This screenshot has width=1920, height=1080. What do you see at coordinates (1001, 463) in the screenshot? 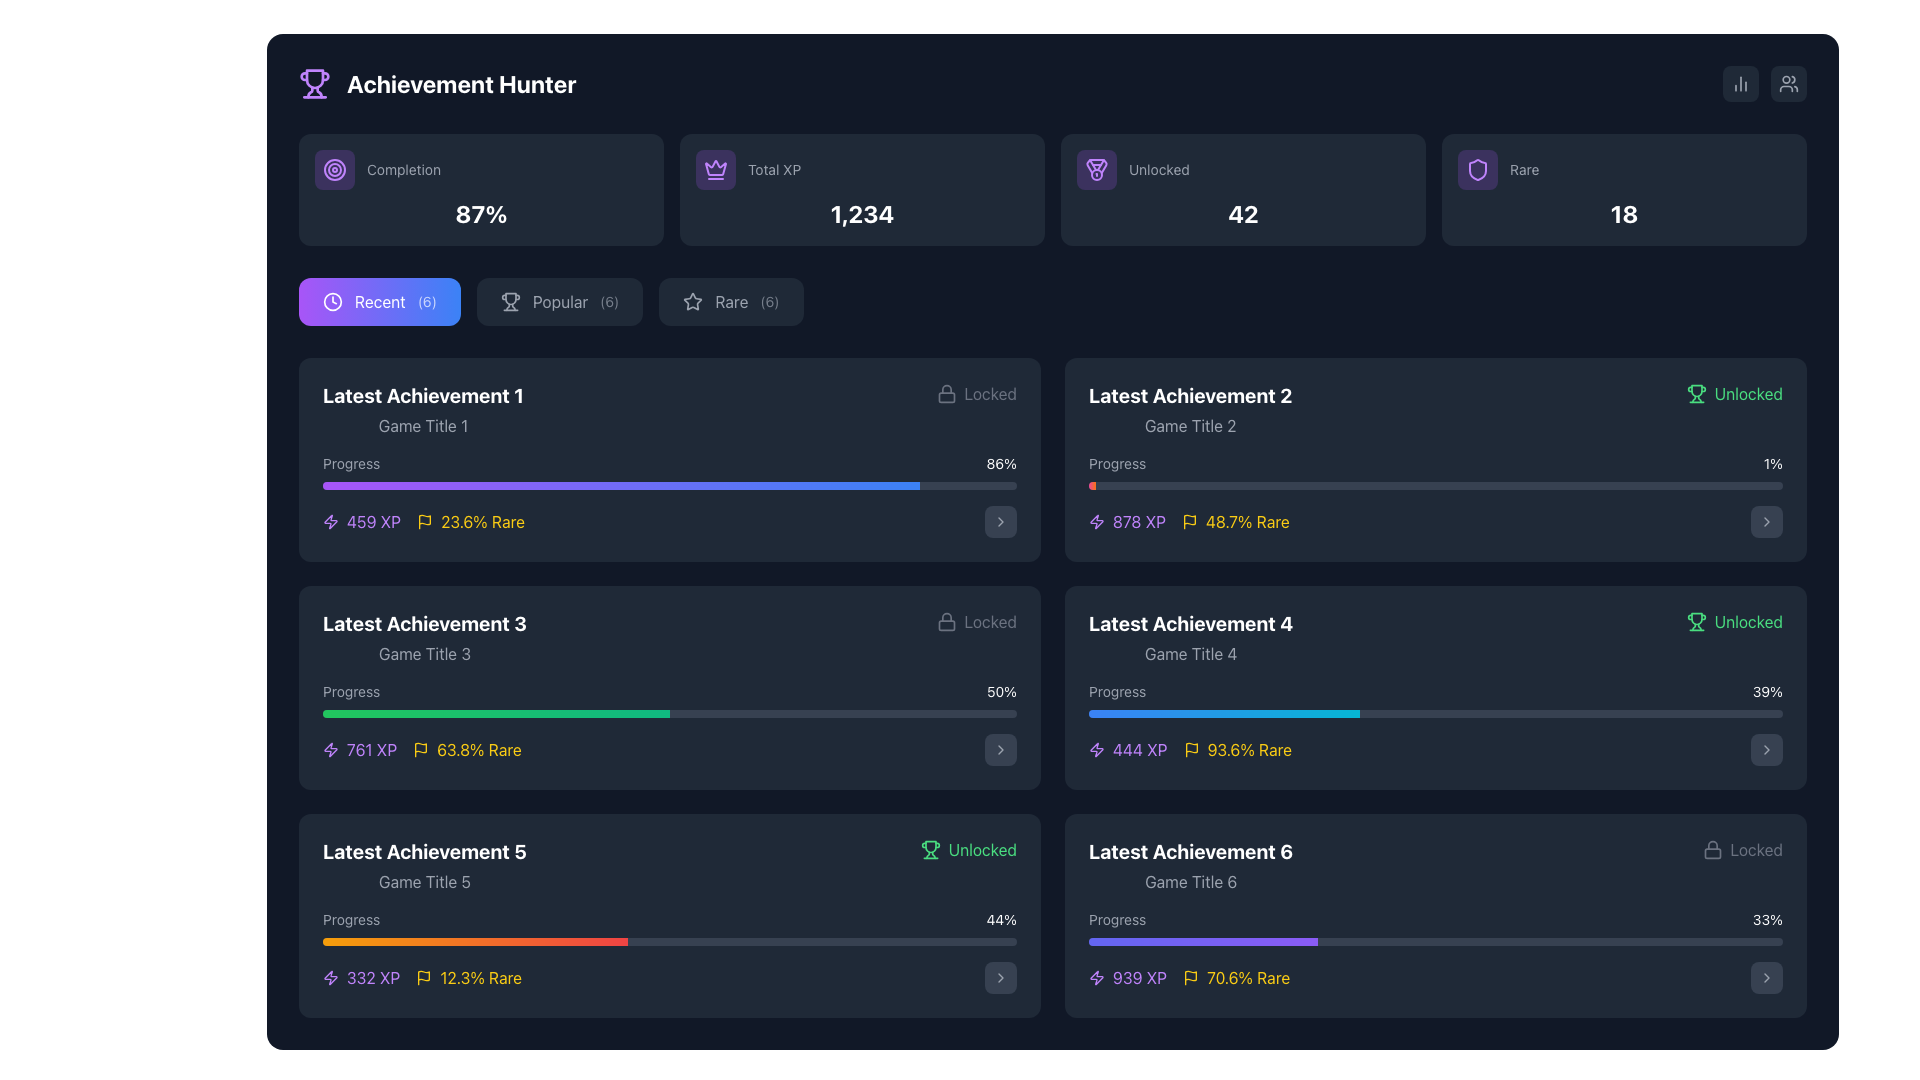
I see `the text label indicating the percentage progress of the task in the 'Latest Achievement 1' section, located to the right of the purple progress bar` at bounding box center [1001, 463].